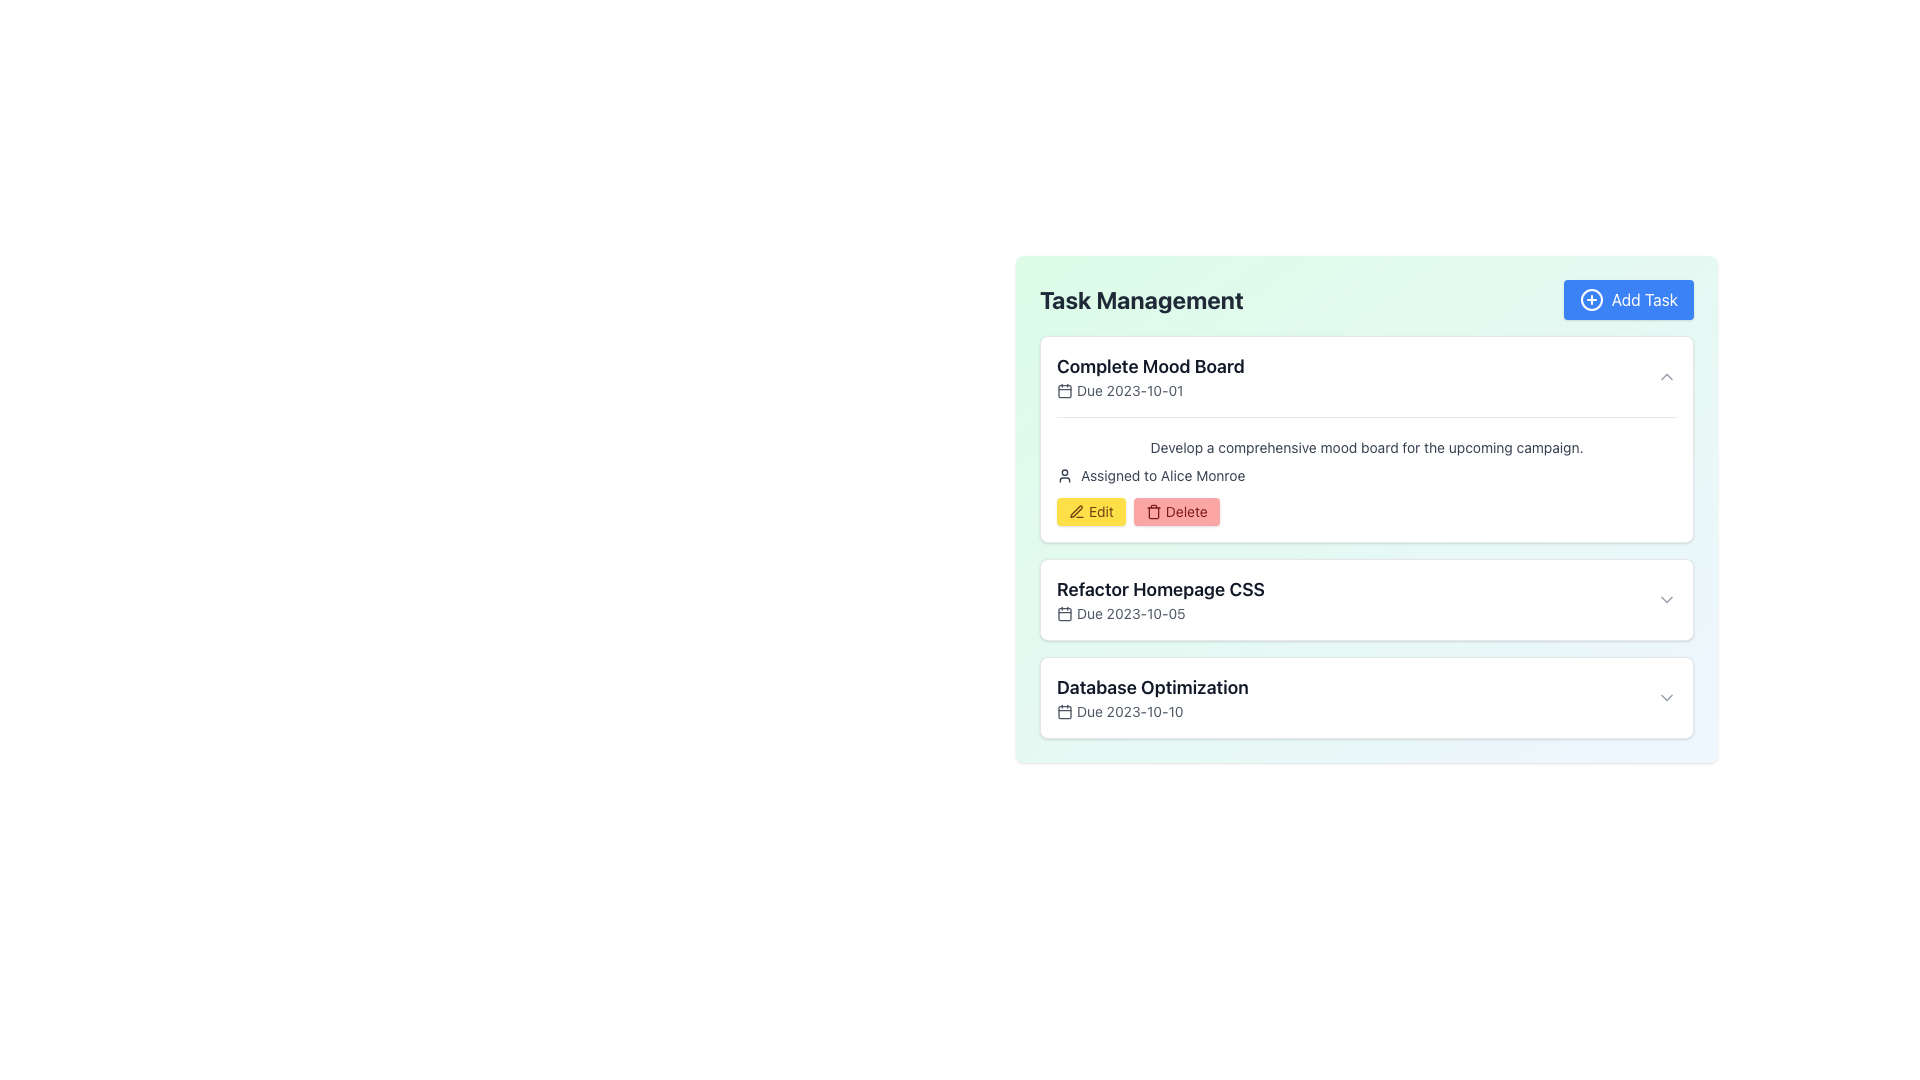 This screenshot has height=1080, width=1920. I want to click on the static text element that displays 'Develop a comprehensive mood board for the upcoming campaign.' located below the task title in the task management interface, so click(1366, 446).